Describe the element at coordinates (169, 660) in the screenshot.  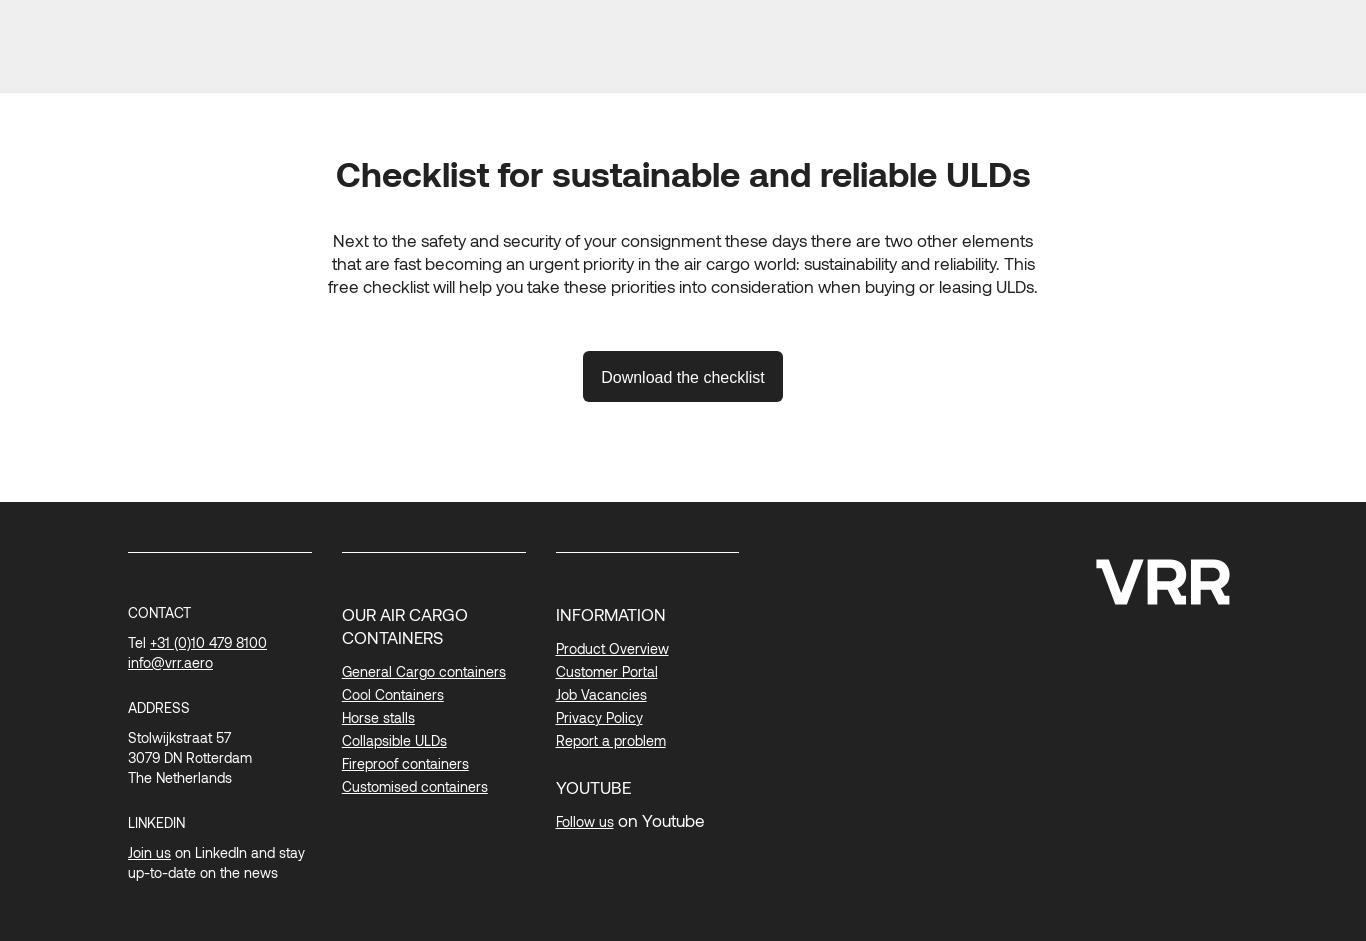
I see `'info@vrr.aero'` at that location.